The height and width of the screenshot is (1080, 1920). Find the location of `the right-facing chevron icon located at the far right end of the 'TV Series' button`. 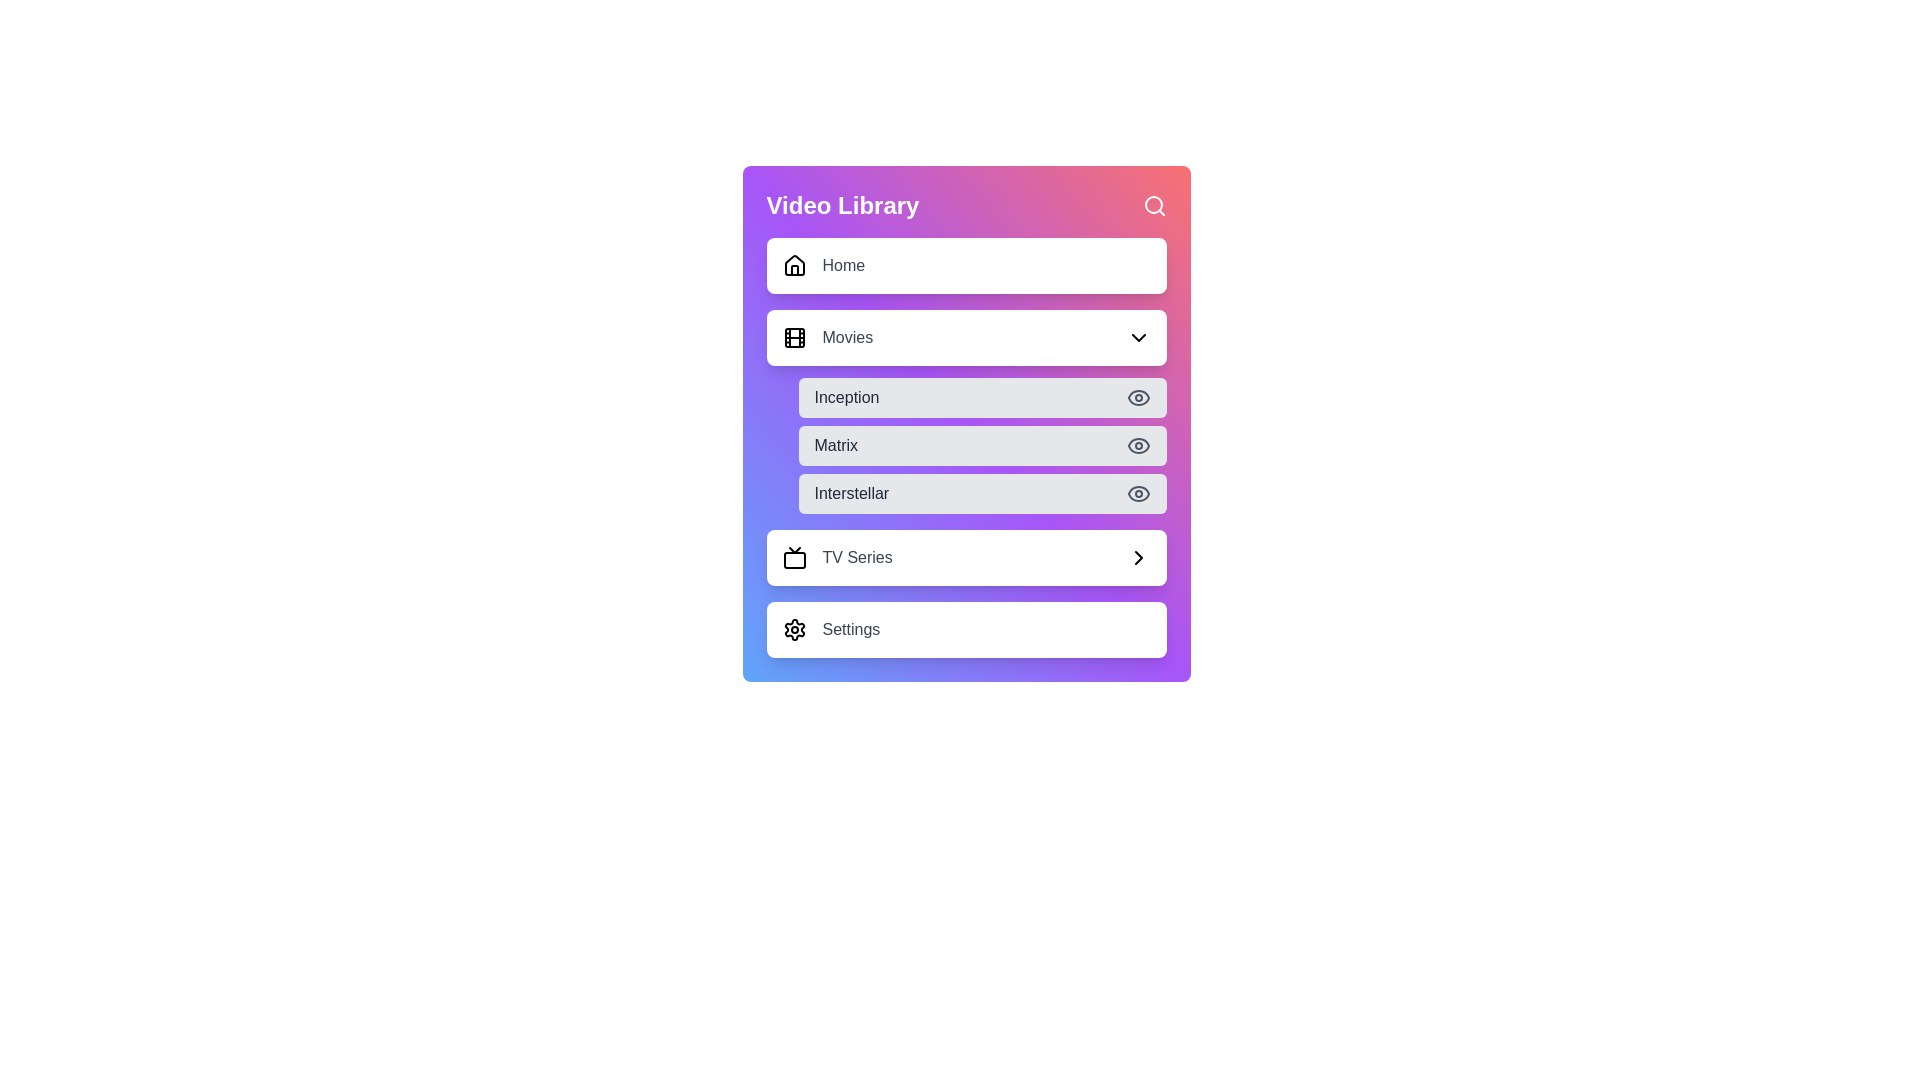

the right-facing chevron icon located at the far right end of the 'TV Series' button is located at coordinates (1138, 558).